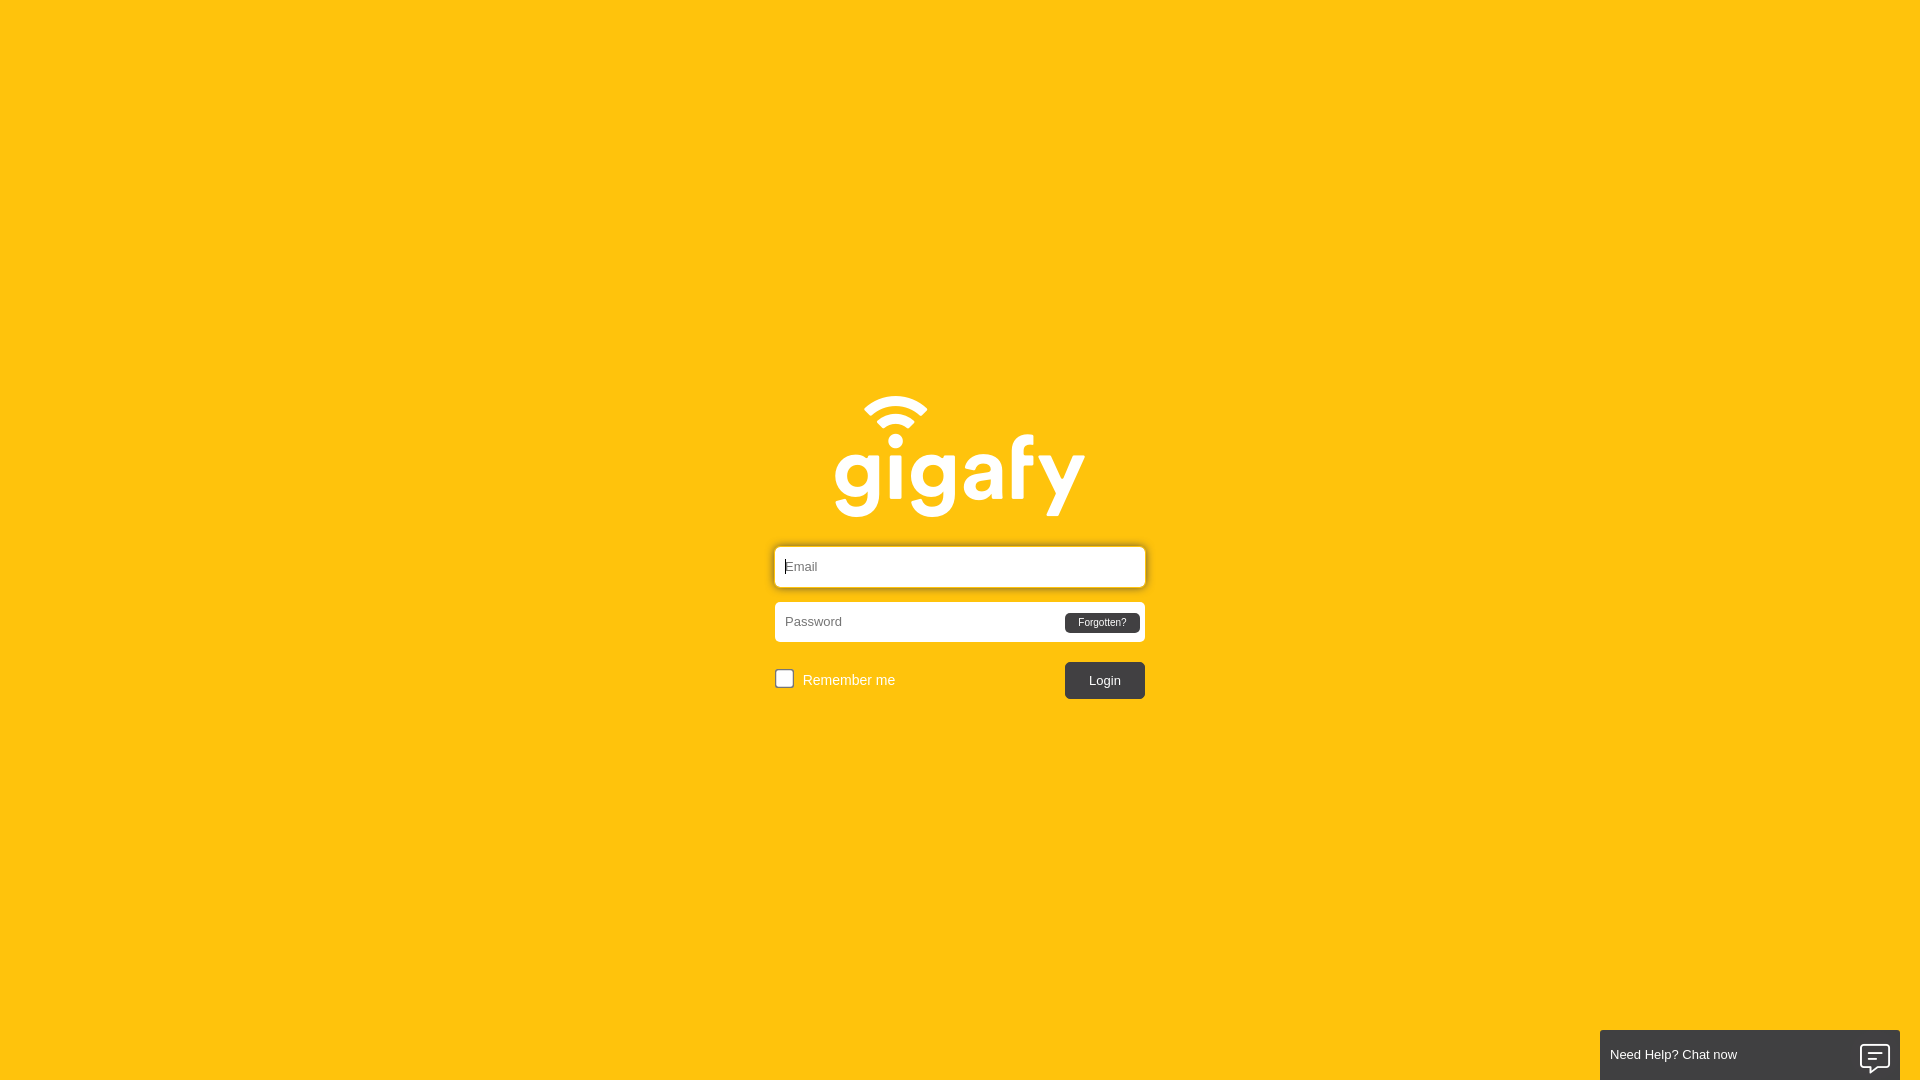  What do you see at coordinates (1103, 679) in the screenshot?
I see `'Login'` at bounding box center [1103, 679].